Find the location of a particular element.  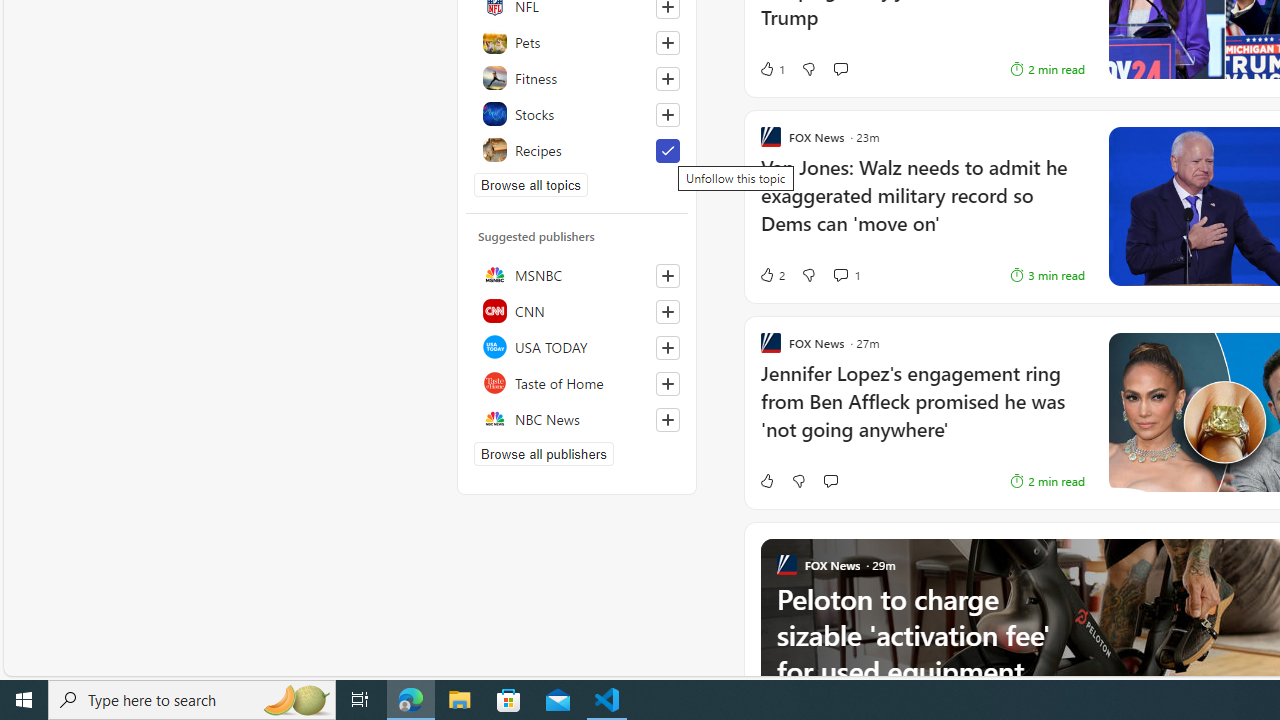

'Browse all publishers' is located at coordinates (544, 453).